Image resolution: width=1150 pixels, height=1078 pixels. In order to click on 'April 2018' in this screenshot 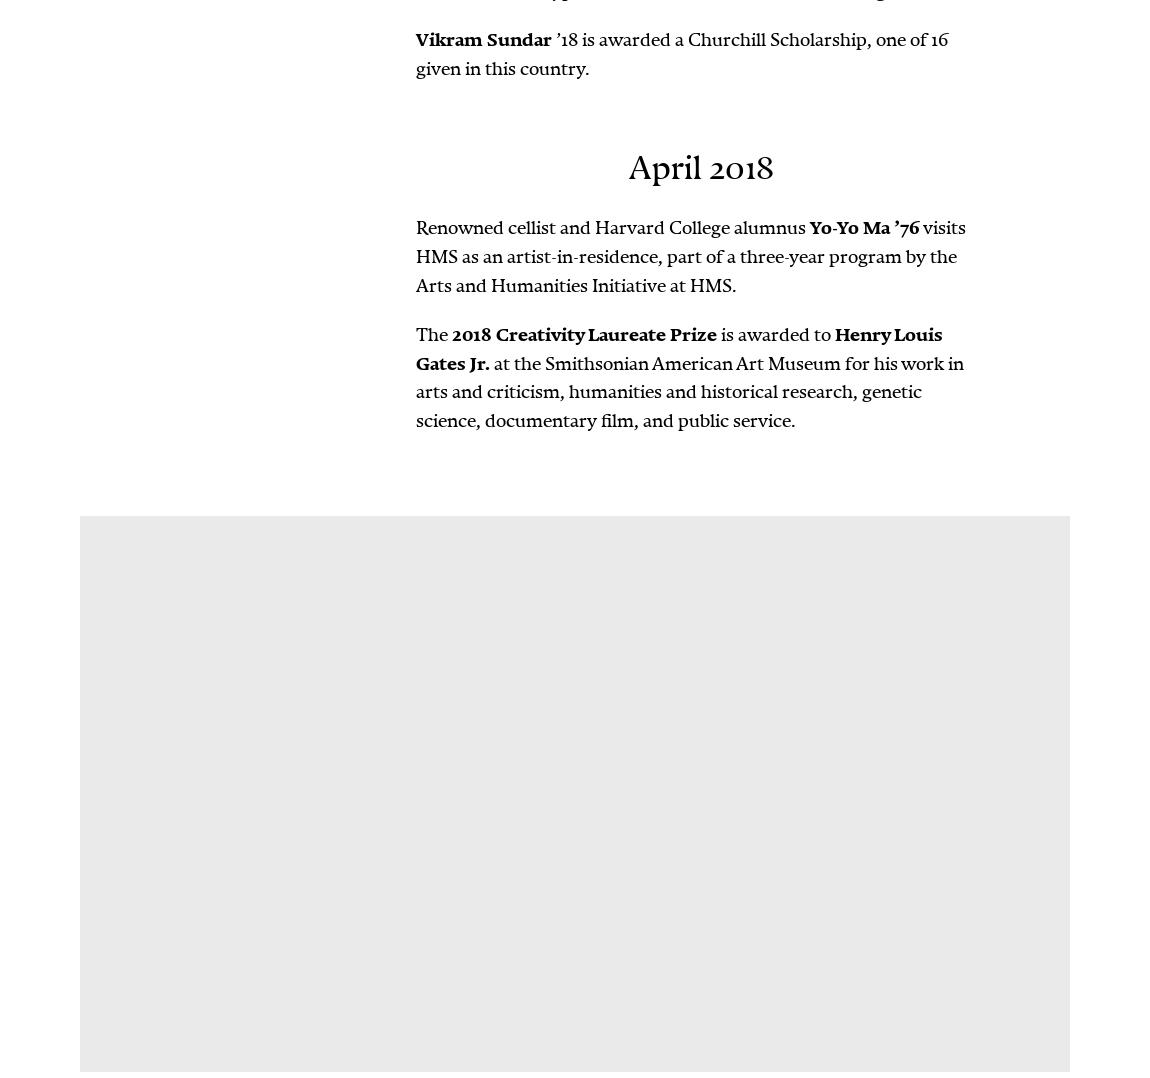, I will do `click(699, 166)`.